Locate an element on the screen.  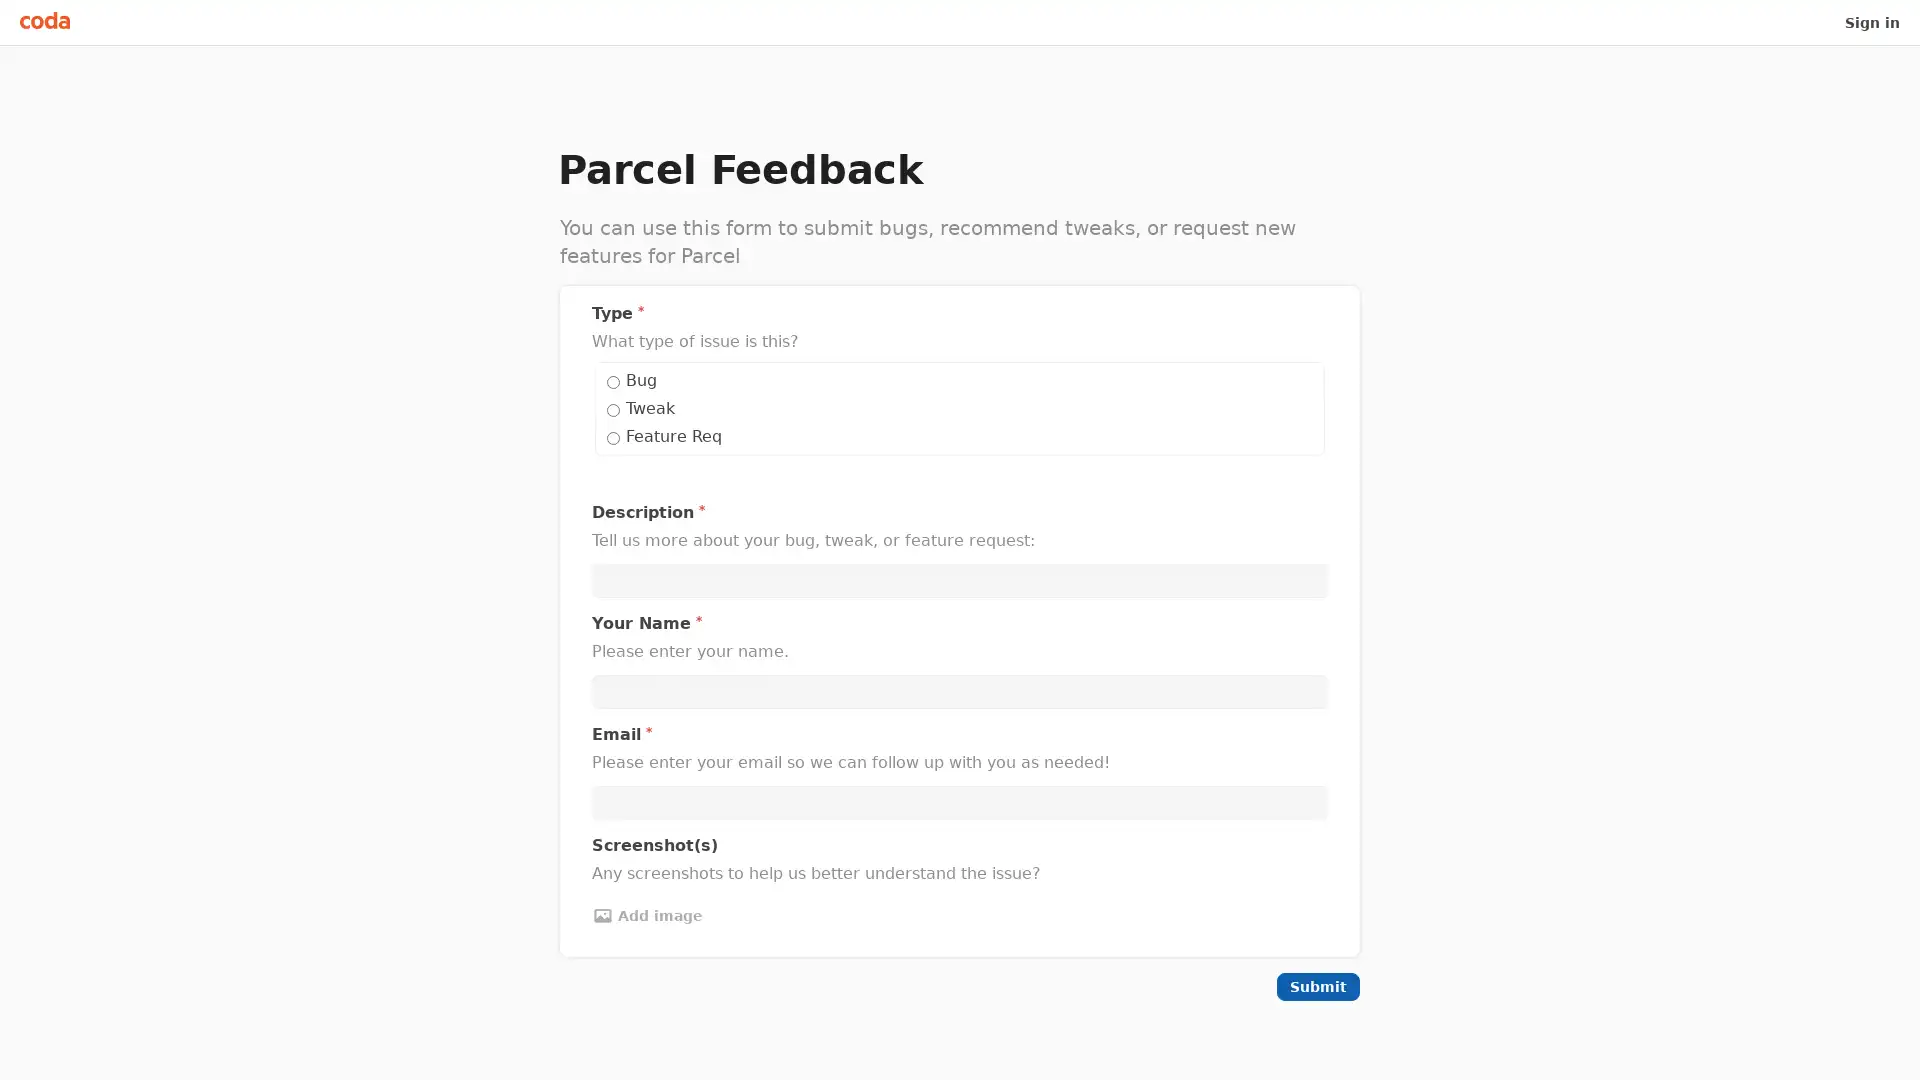
Submit is located at coordinates (1318, 985).